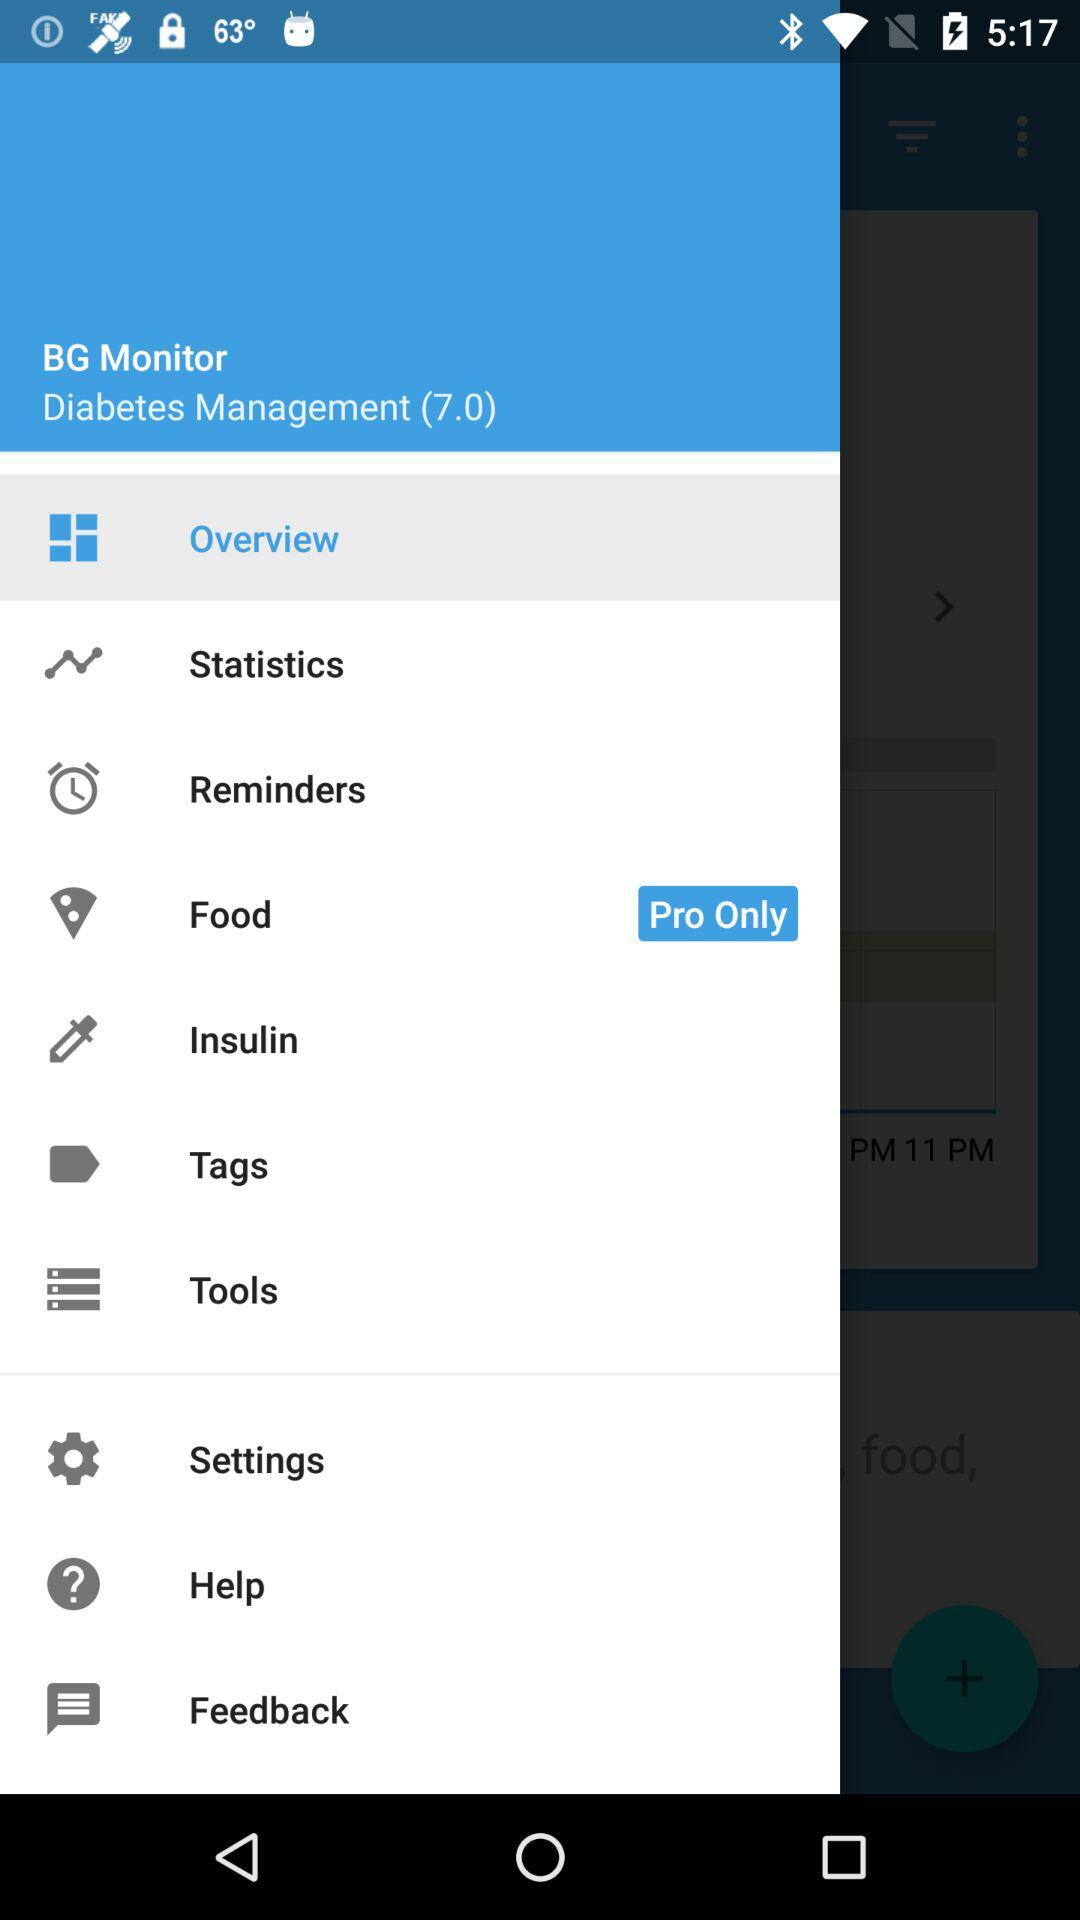 The width and height of the screenshot is (1080, 1920). I want to click on the arrow_forward icon, so click(943, 605).